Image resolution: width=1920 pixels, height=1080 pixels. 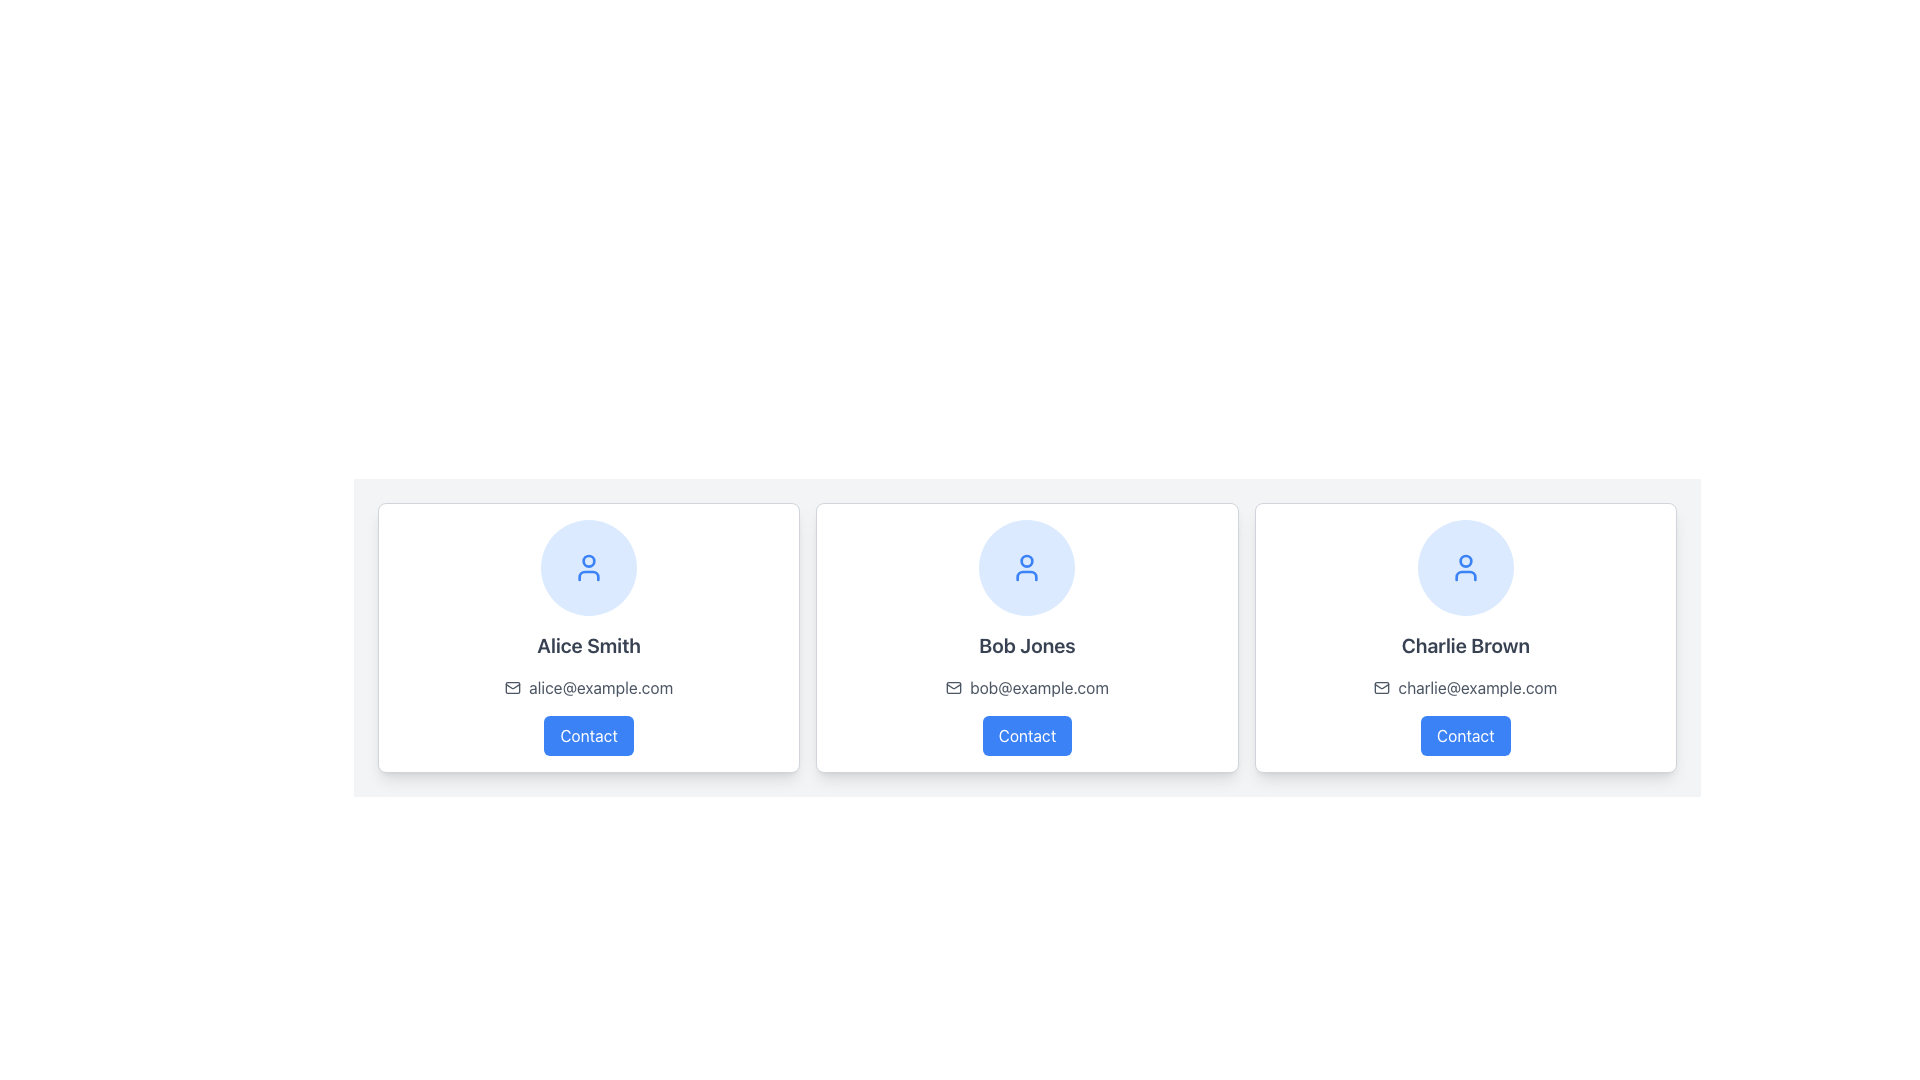 What do you see at coordinates (588, 736) in the screenshot?
I see `the button below the email address 'alice@example.com' in the card panel for keyboard navigation` at bounding box center [588, 736].